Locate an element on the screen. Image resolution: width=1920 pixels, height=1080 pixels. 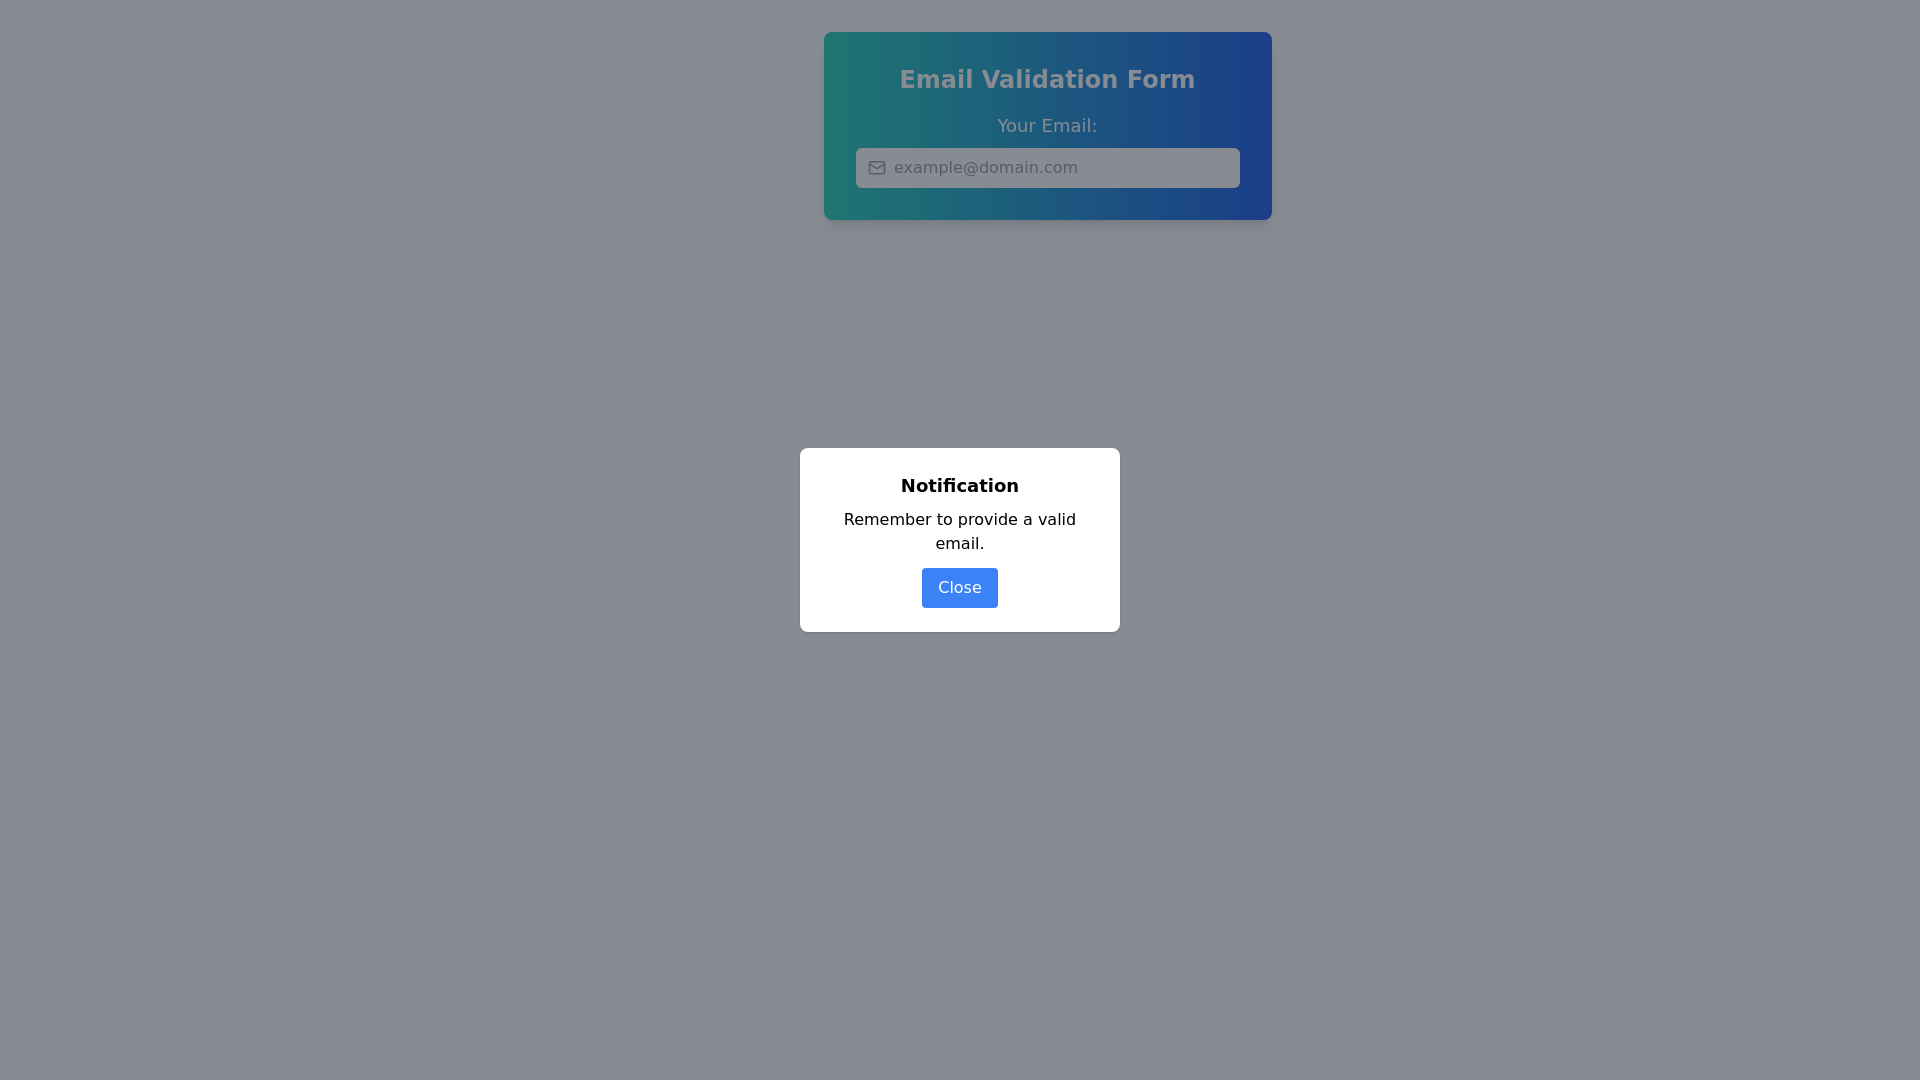
the bold, large-sized text label reading 'Notification', which is positioned at the top of a white, rounded rectangular message box is located at coordinates (960, 486).